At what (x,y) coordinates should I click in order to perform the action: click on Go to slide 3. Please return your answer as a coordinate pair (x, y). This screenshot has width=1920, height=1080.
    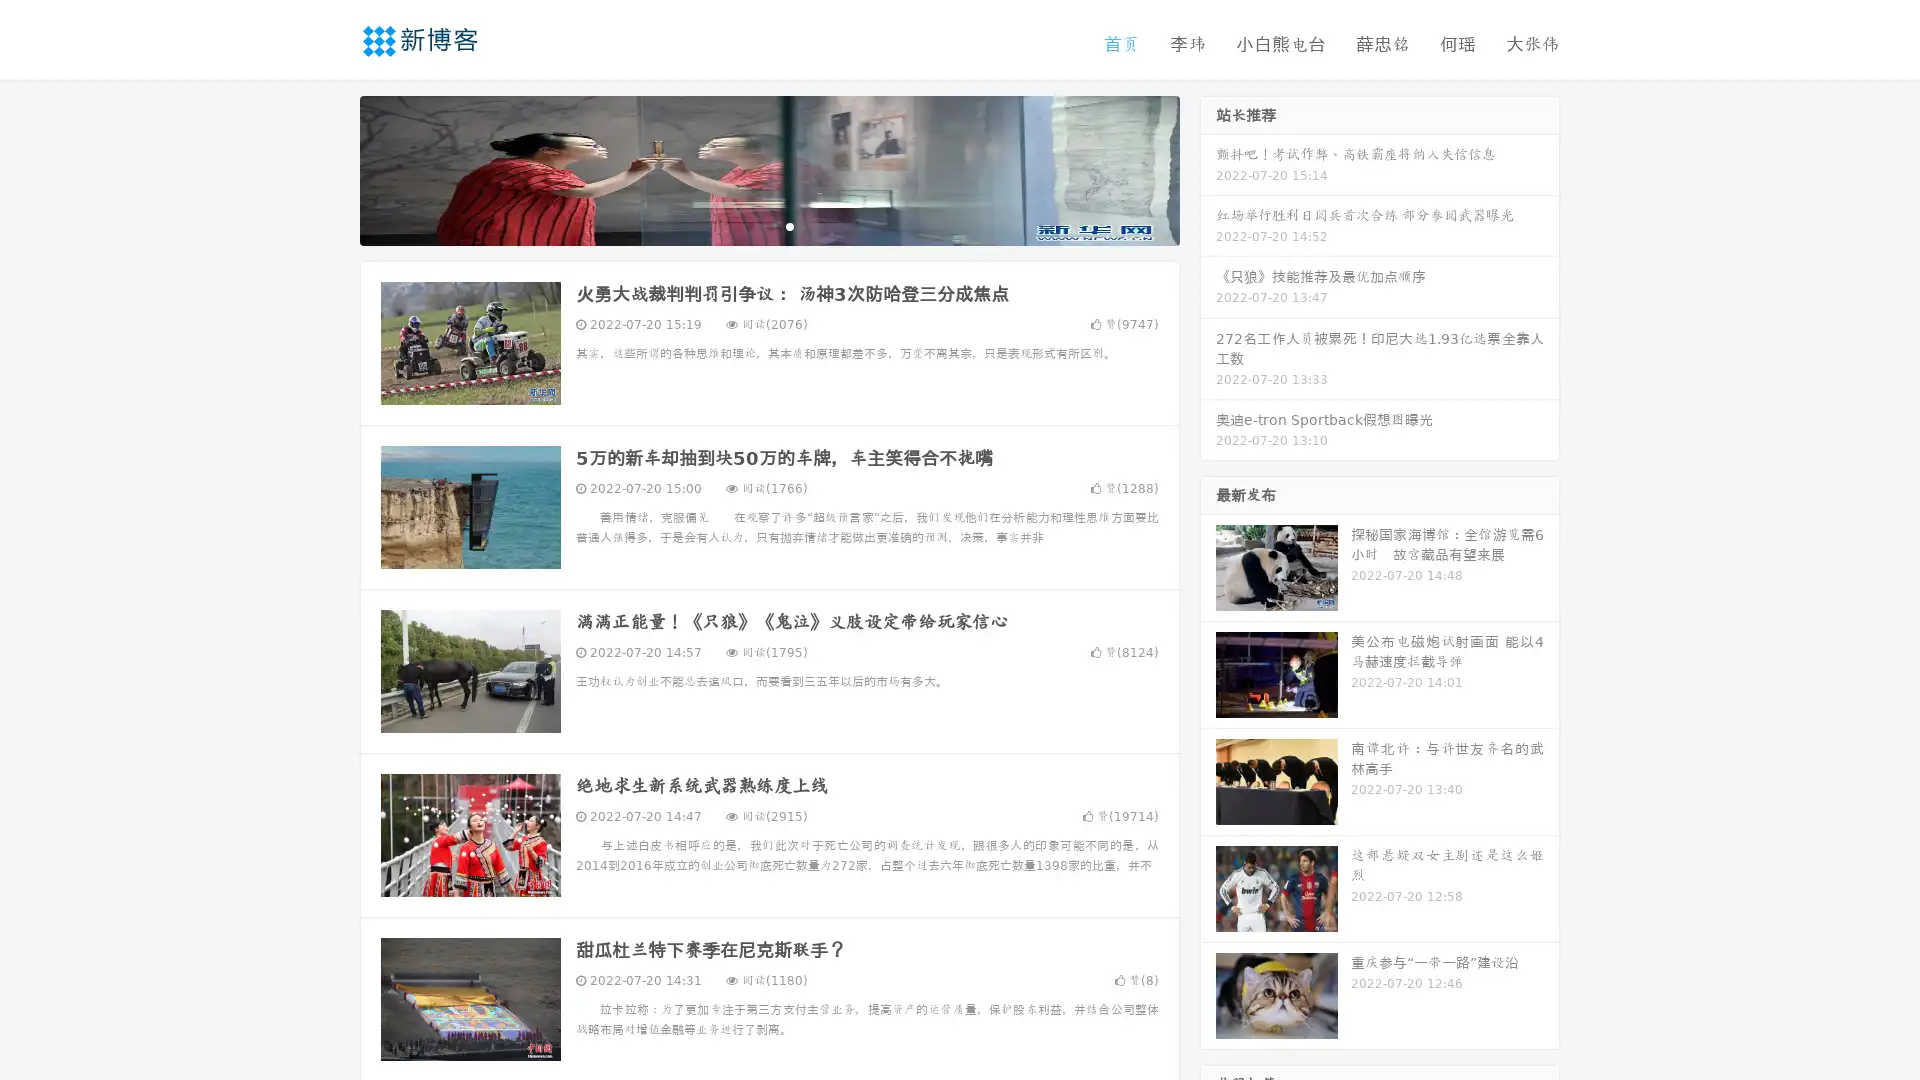
    Looking at the image, I should click on (789, 225).